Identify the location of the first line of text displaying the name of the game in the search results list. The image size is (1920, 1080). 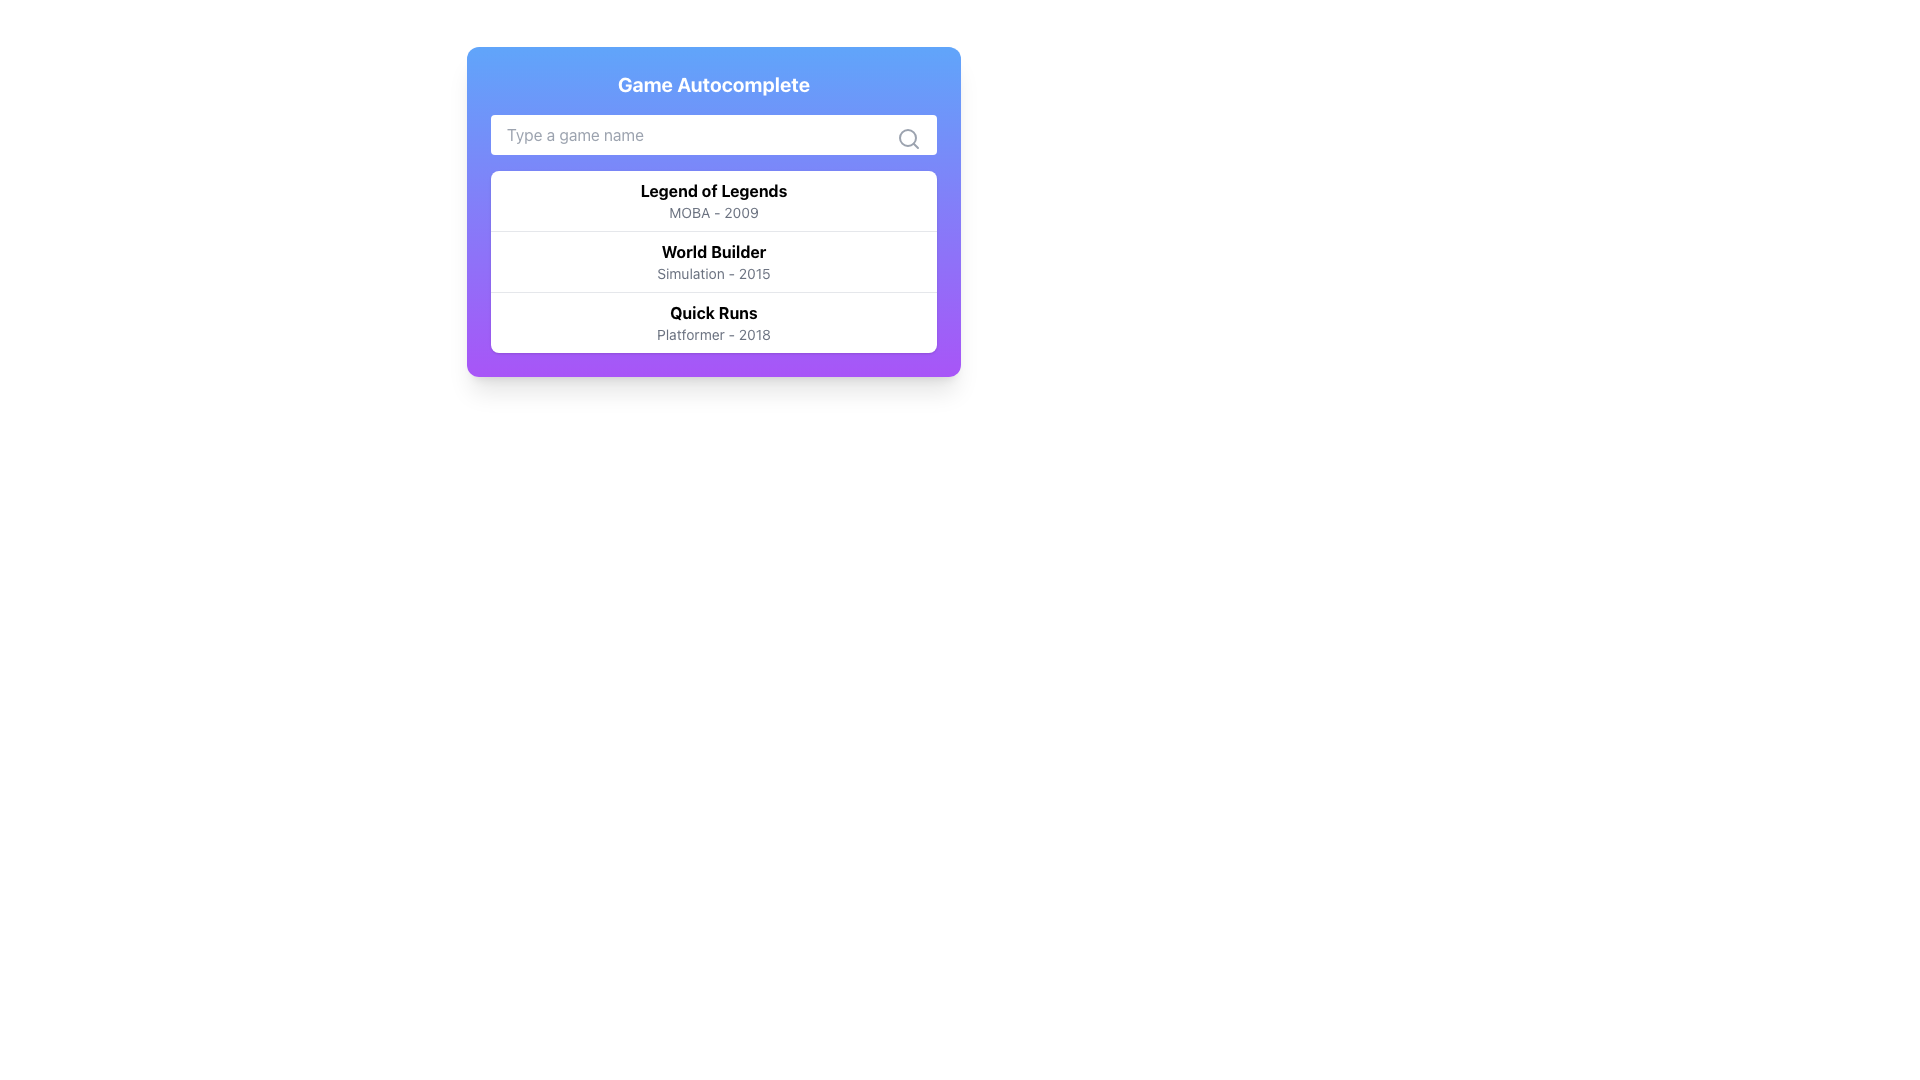
(714, 191).